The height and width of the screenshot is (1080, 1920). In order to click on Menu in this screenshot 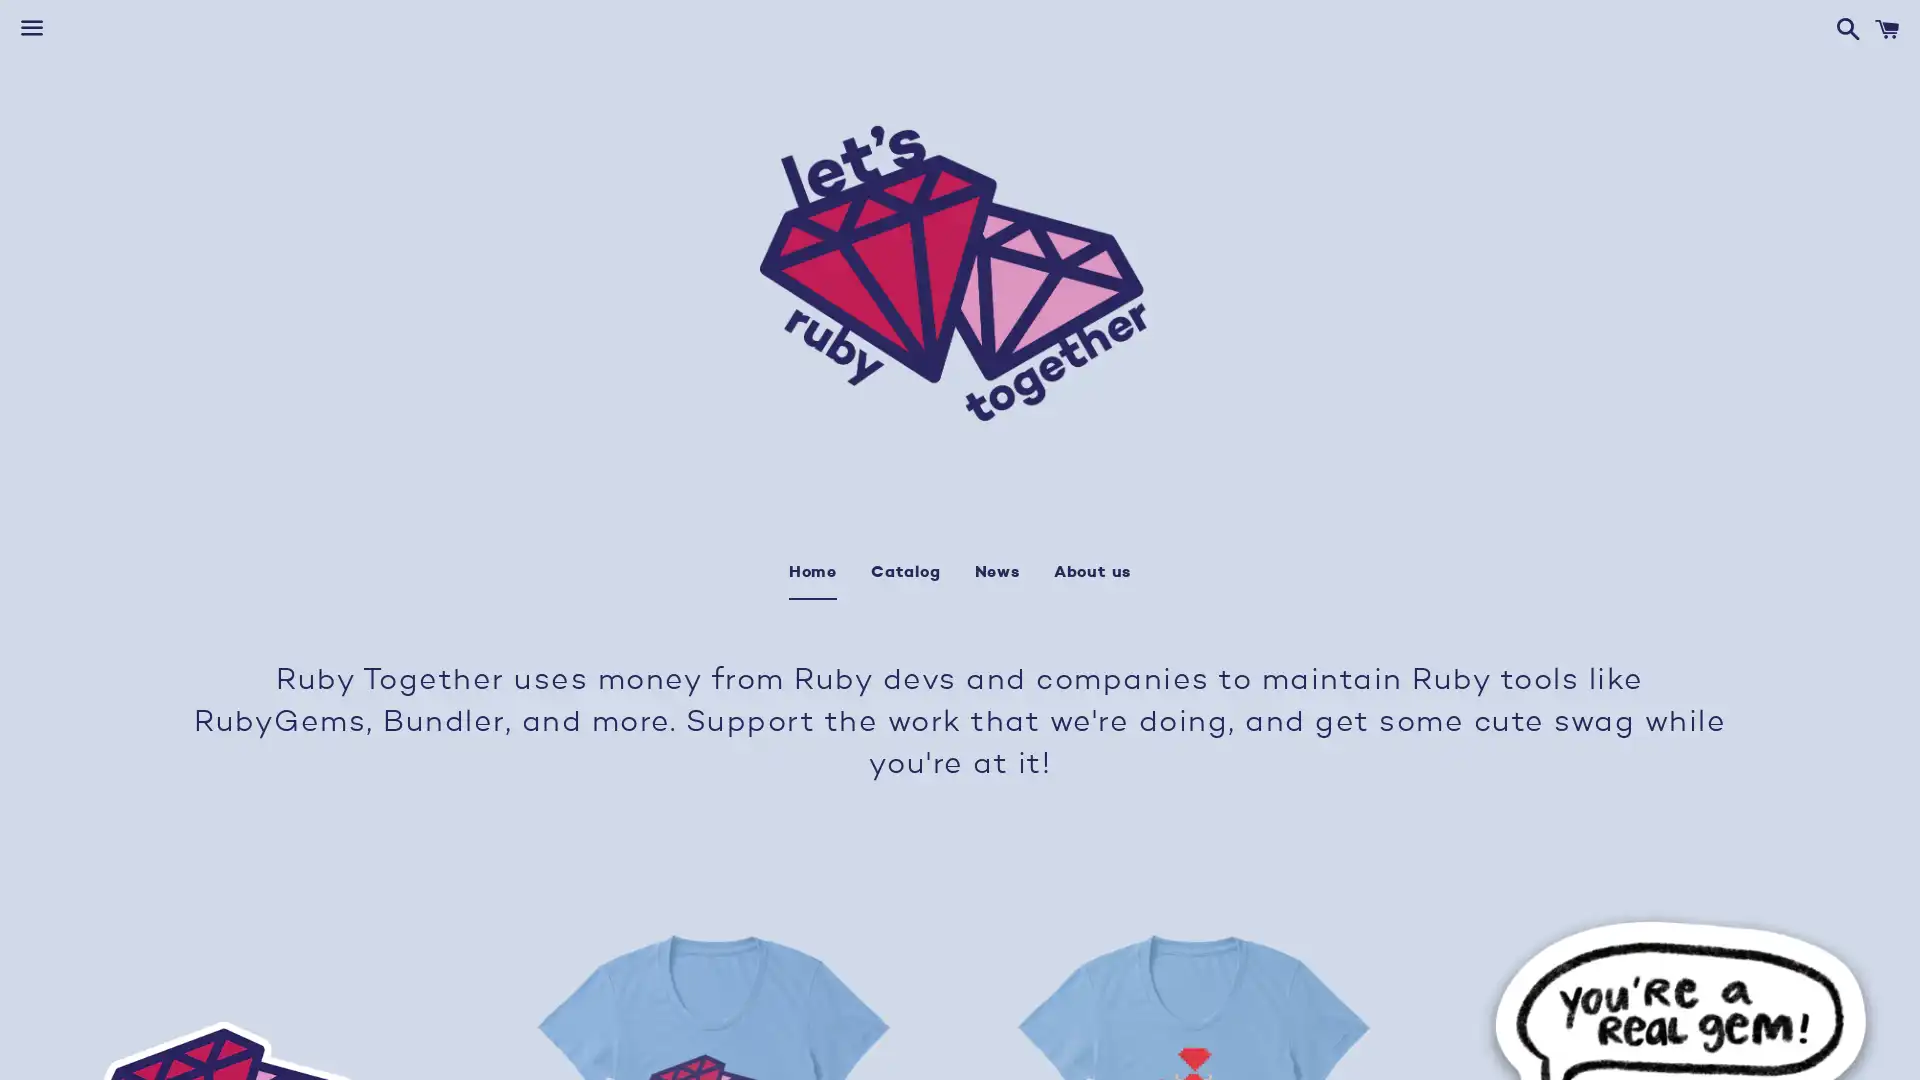, I will do `click(32, 31)`.